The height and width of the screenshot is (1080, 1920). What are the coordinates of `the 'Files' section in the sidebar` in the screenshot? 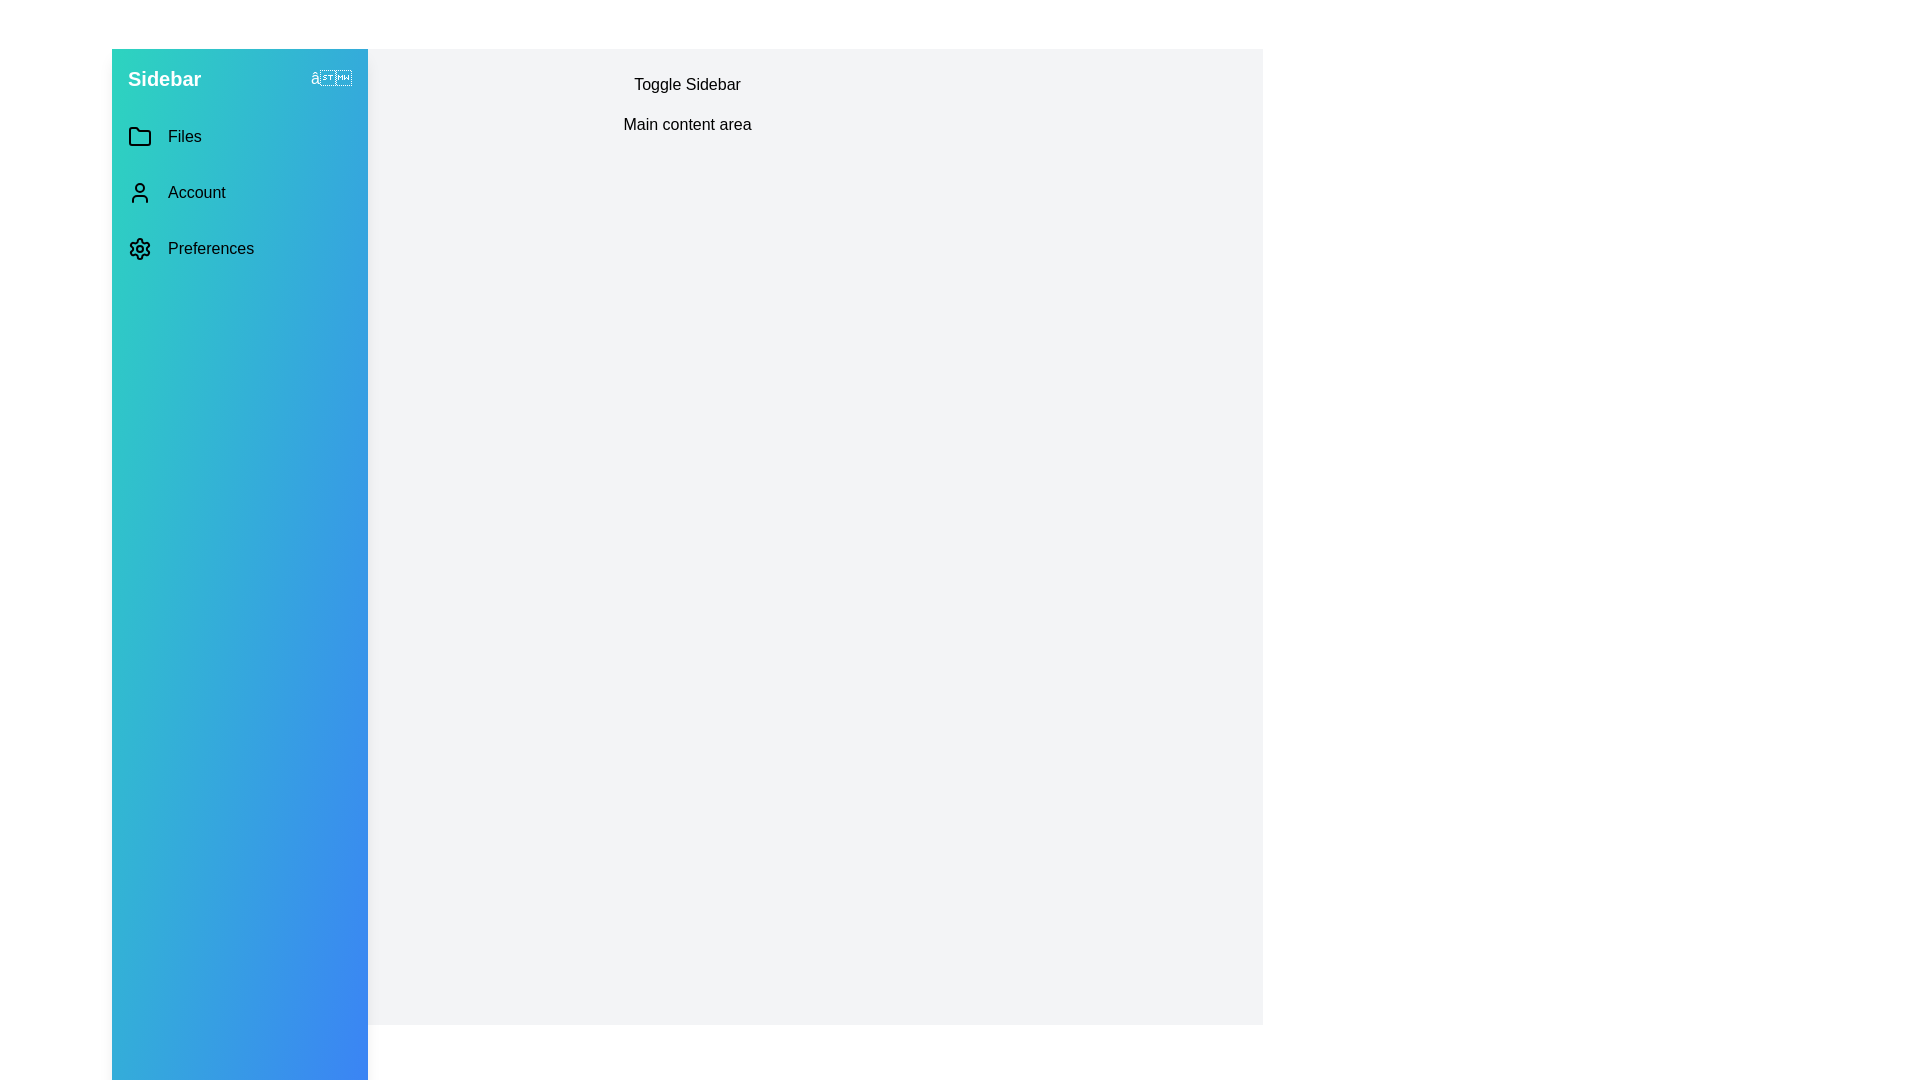 It's located at (240, 136).